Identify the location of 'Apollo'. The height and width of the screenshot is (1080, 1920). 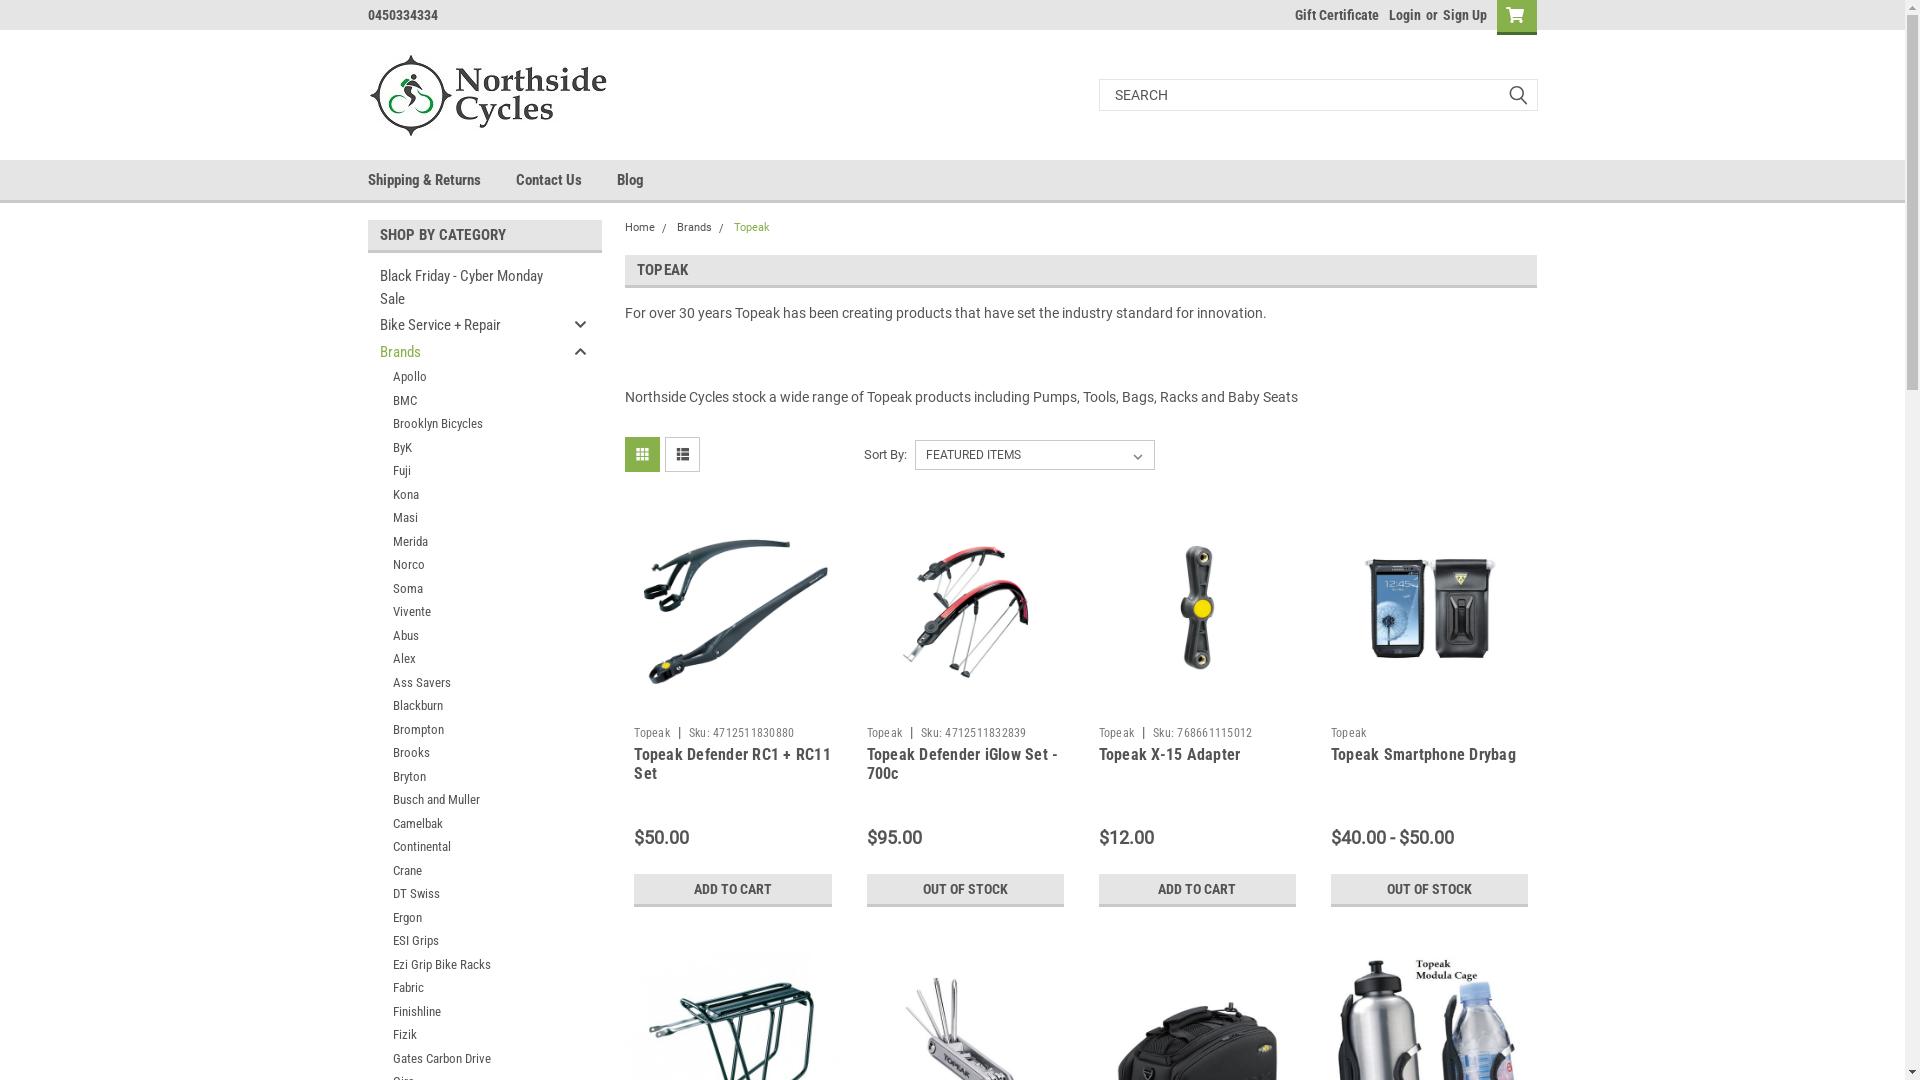
(466, 377).